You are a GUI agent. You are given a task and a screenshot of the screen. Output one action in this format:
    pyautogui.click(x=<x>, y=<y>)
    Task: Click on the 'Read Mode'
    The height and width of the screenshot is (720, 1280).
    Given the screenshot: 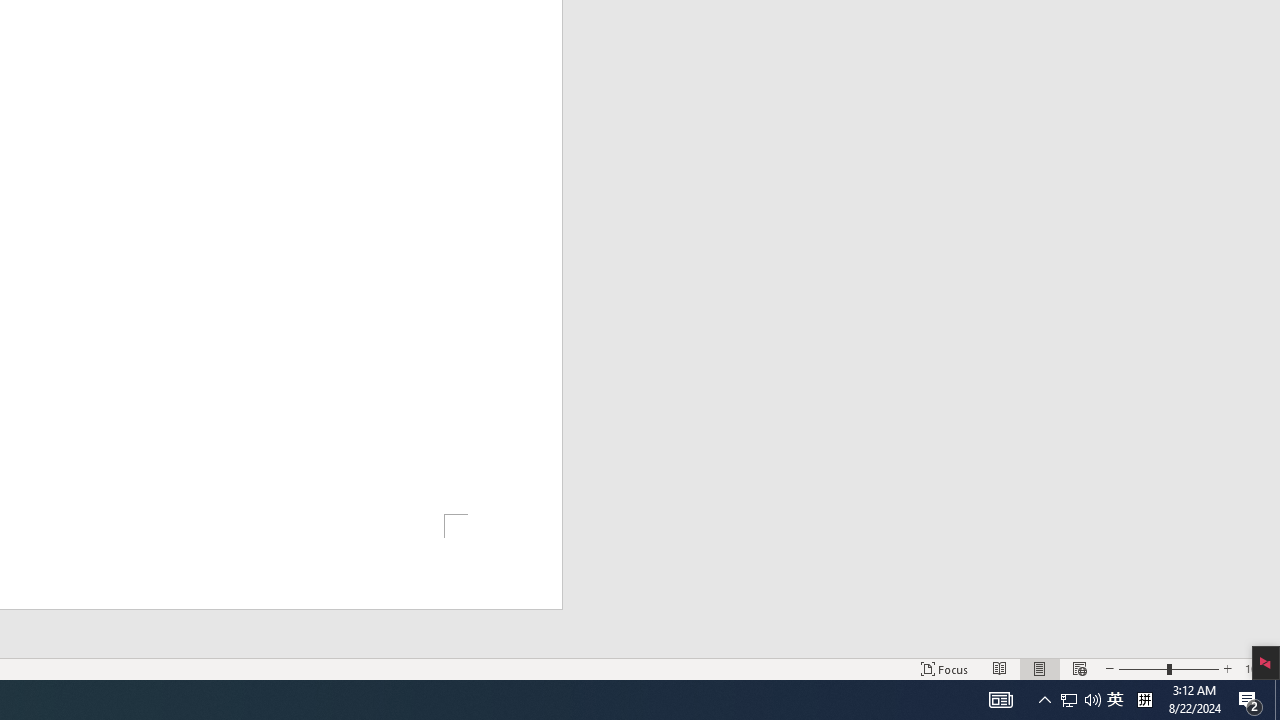 What is the action you would take?
    pyautogui.click(x=1000, y=669)
    